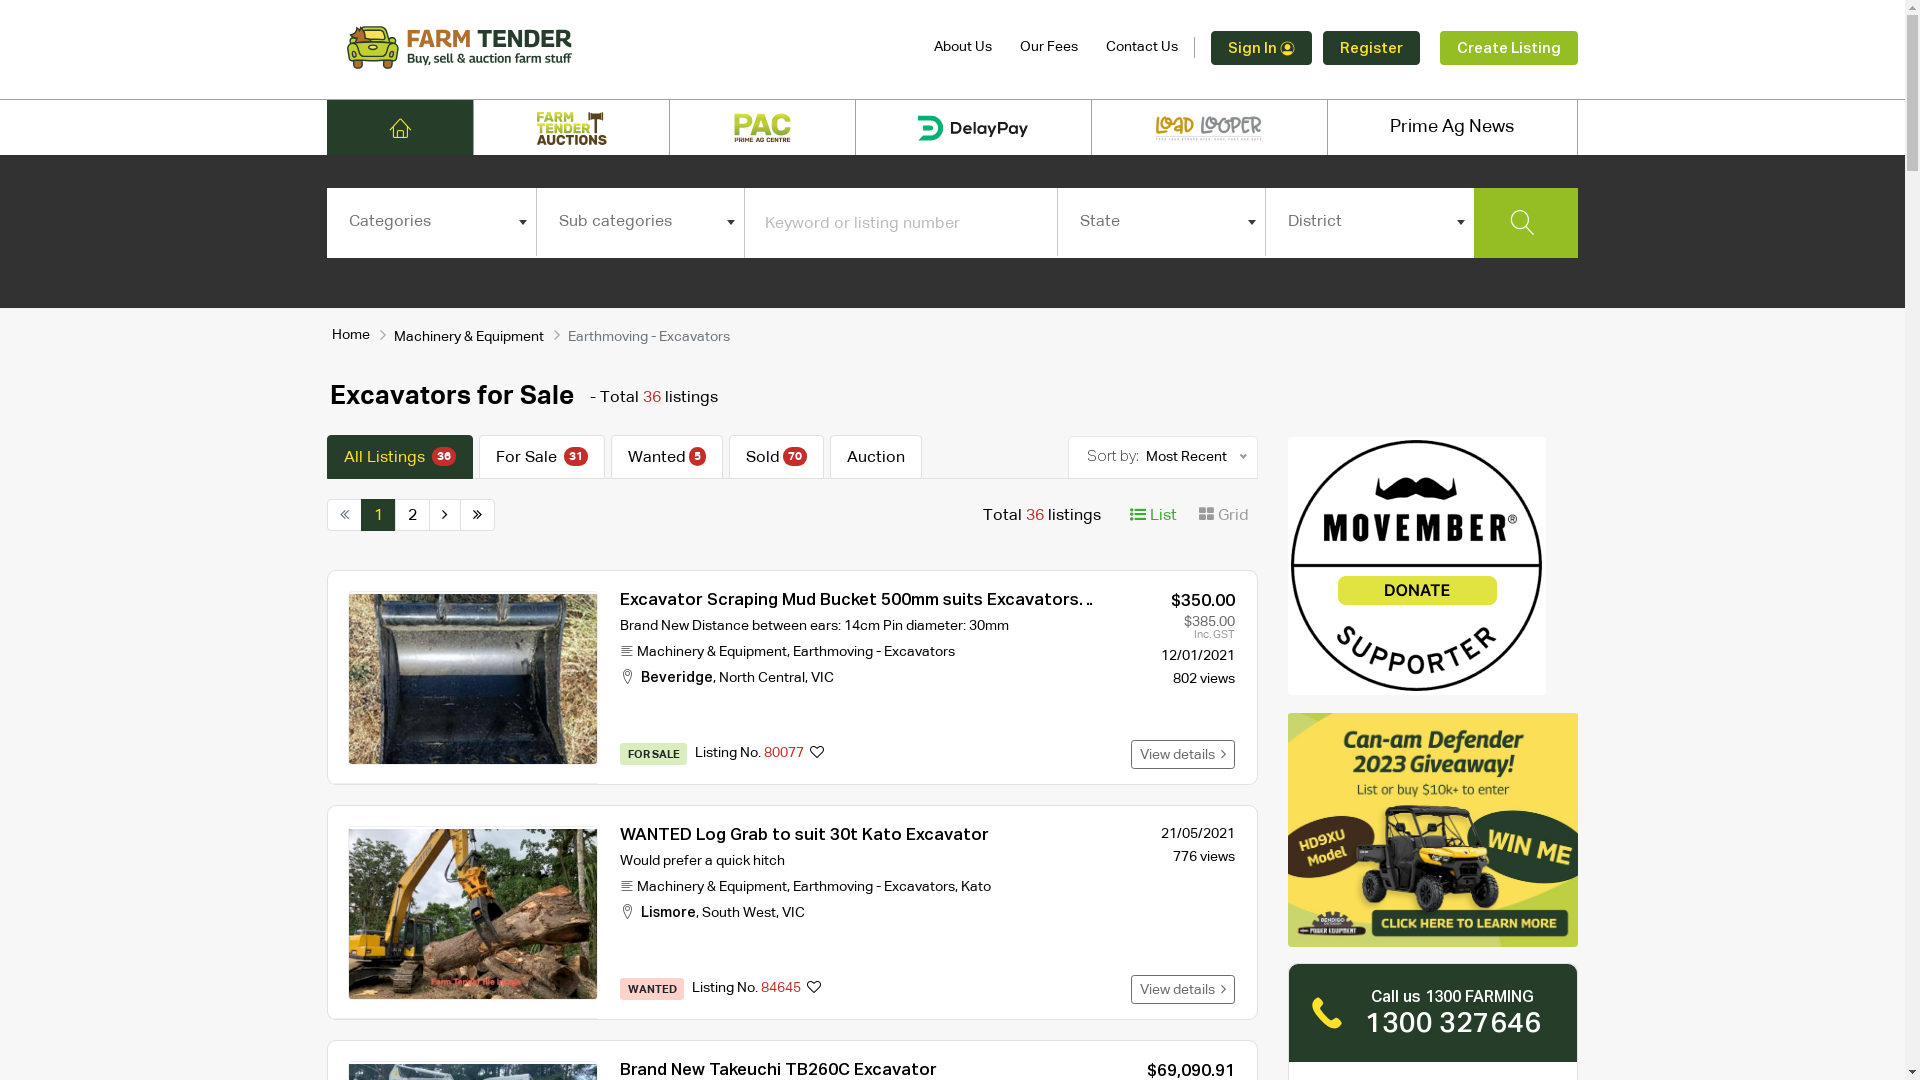  I want to click on 'Prime Ag News', so click(1452, 127).